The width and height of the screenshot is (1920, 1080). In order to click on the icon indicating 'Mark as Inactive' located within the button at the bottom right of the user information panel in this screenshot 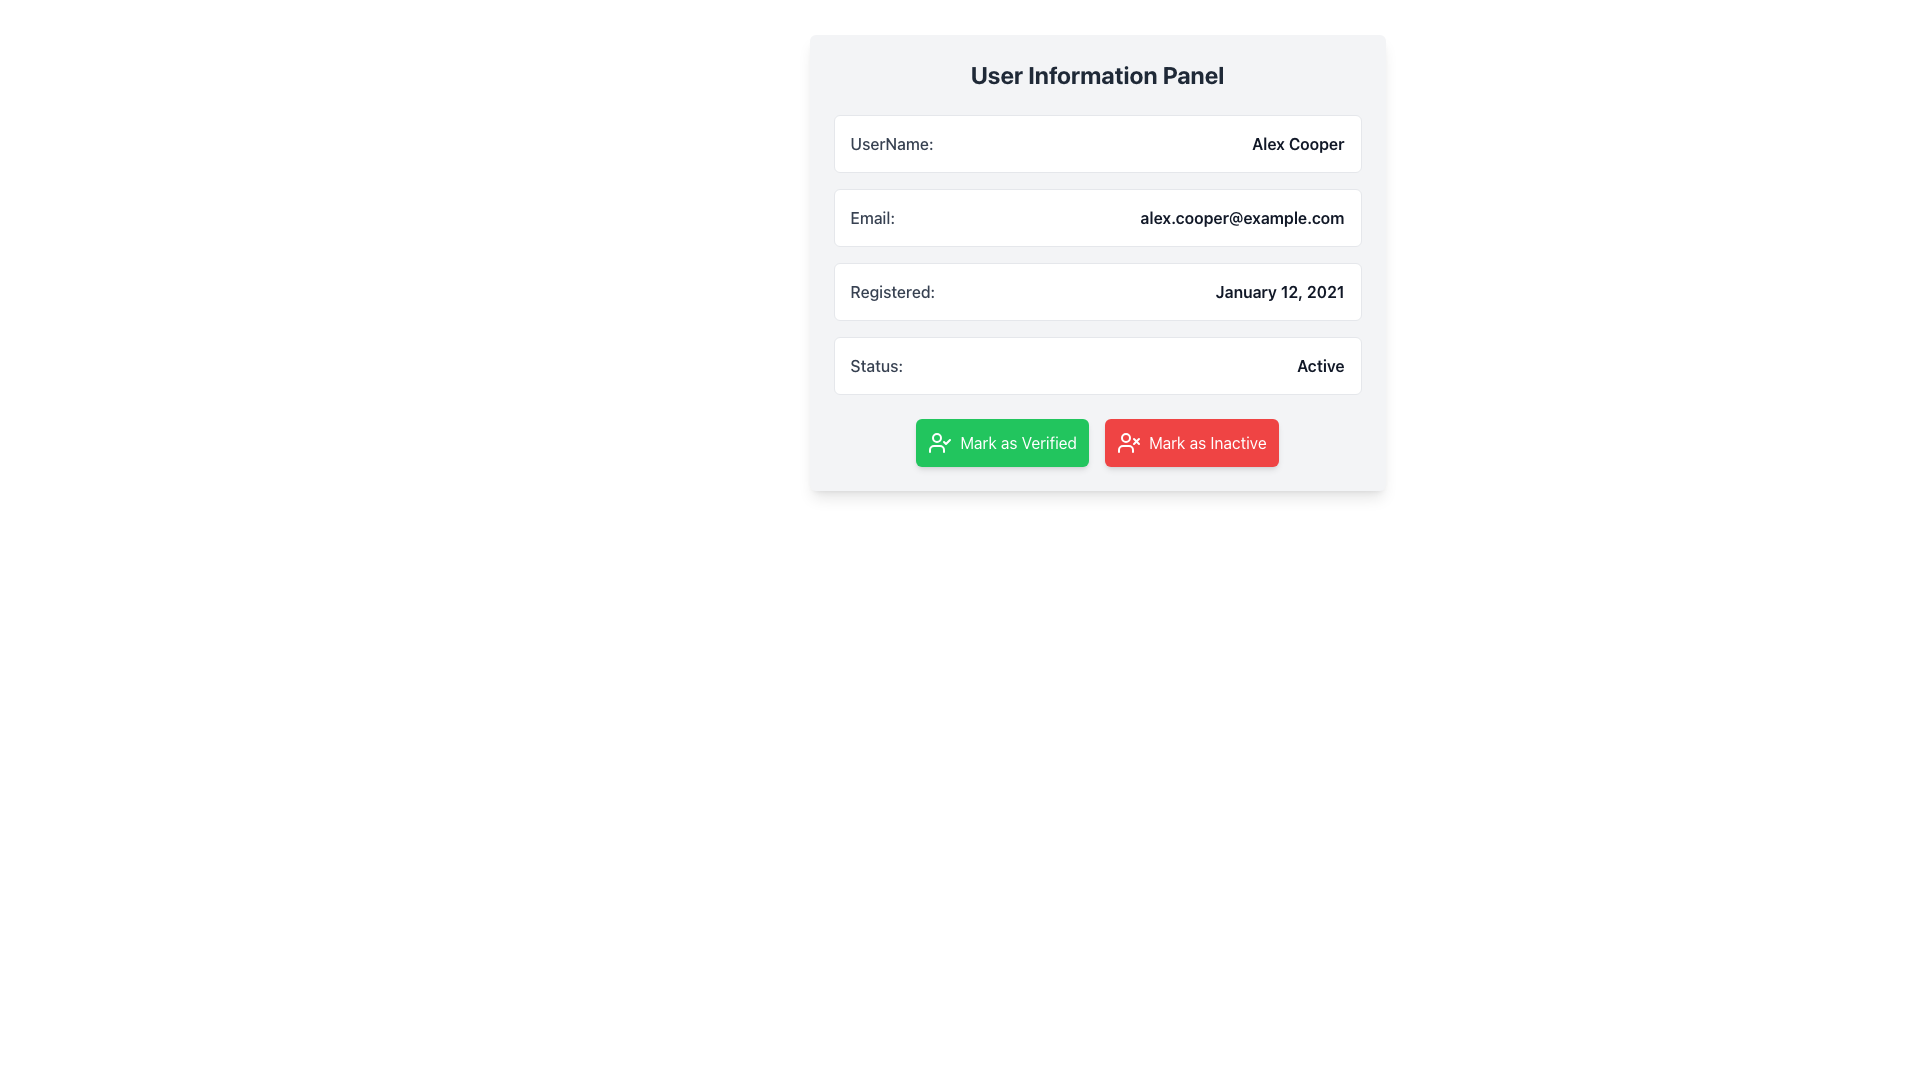, I will do `click(1128, 442)`.